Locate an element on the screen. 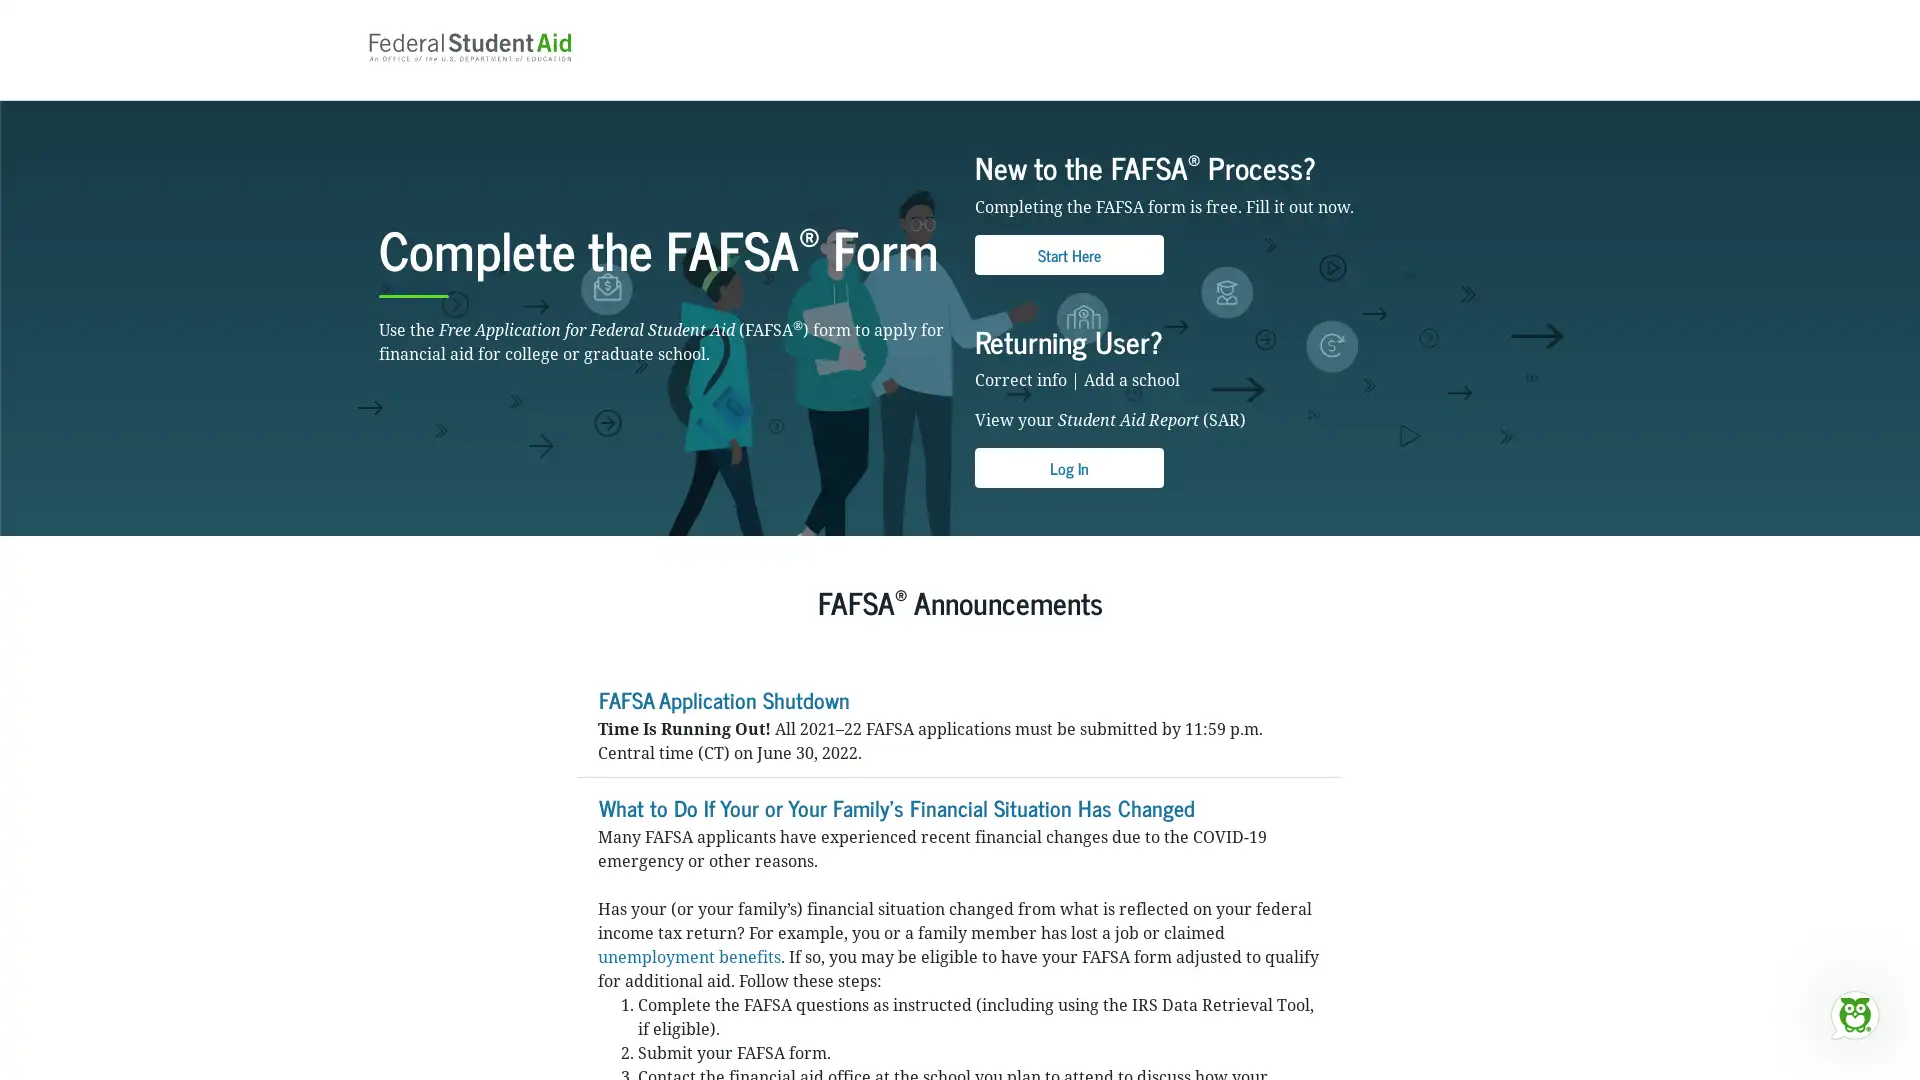 This screenshot has height=1080, width=1920. Espanol is located at coordinates (1520, 15).